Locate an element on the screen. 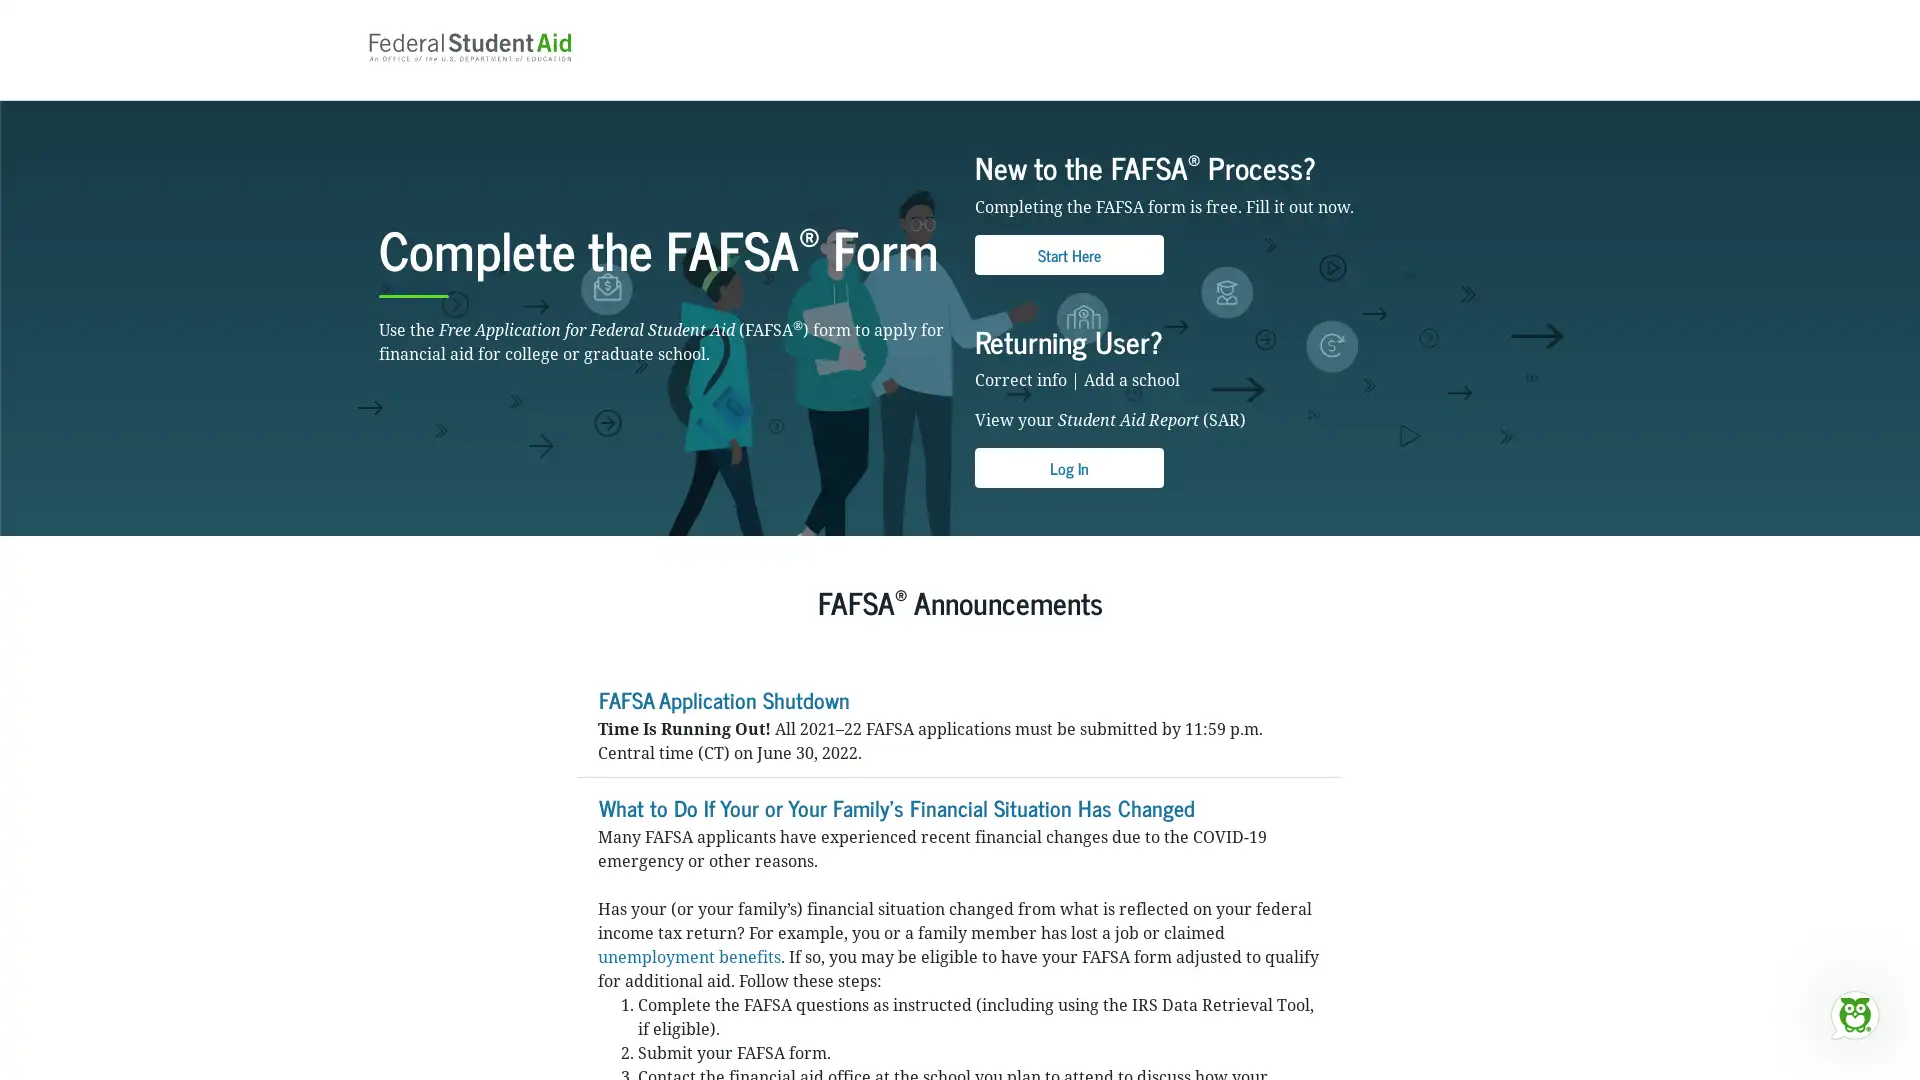 This screenshot has height=1080, width=1920. Espanol is located at coordinates (1520, 15).